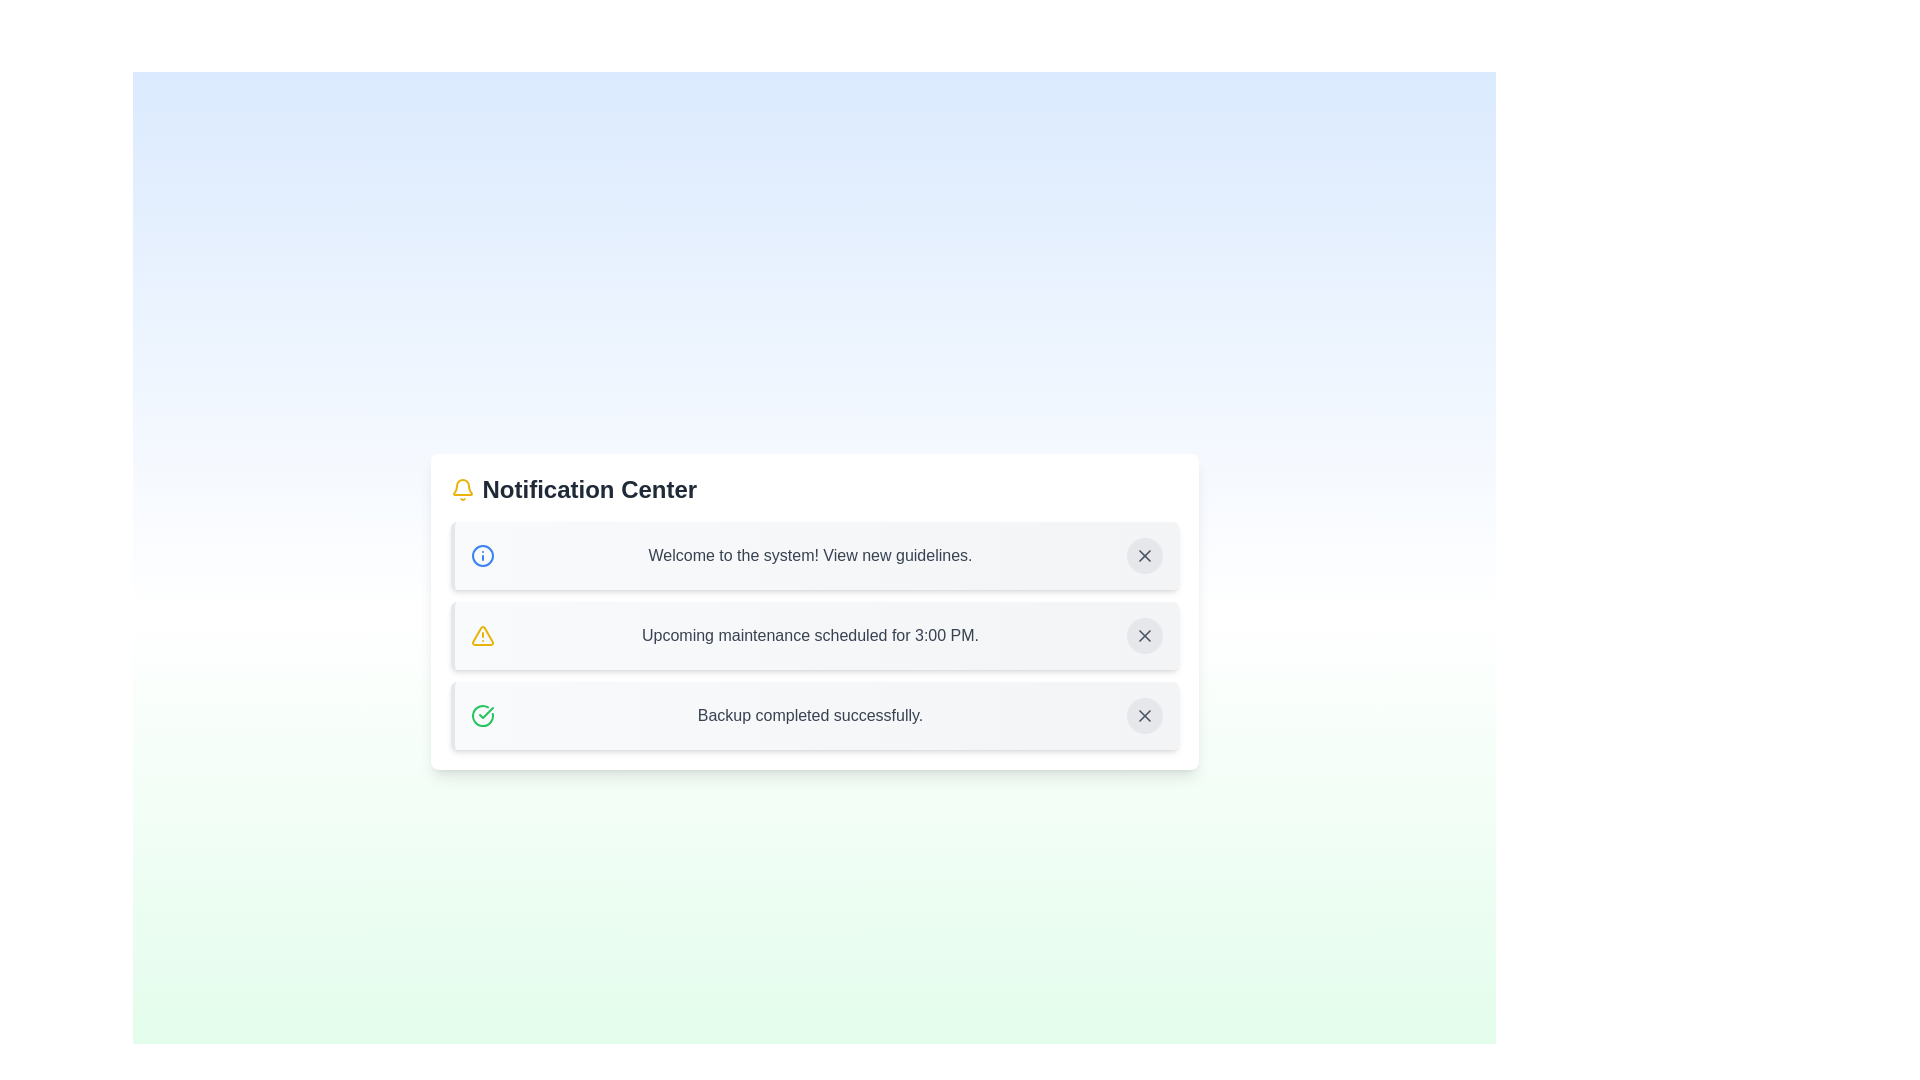 Image resolution: width=1920 pixels, height=1080 pixels. I want to click on the close button located on the right side of the second notification item in the Notification Center, which dismisses the notification message 'Upcoming maintenance scheduled for 3:00 PM.', so click(1144, 636).